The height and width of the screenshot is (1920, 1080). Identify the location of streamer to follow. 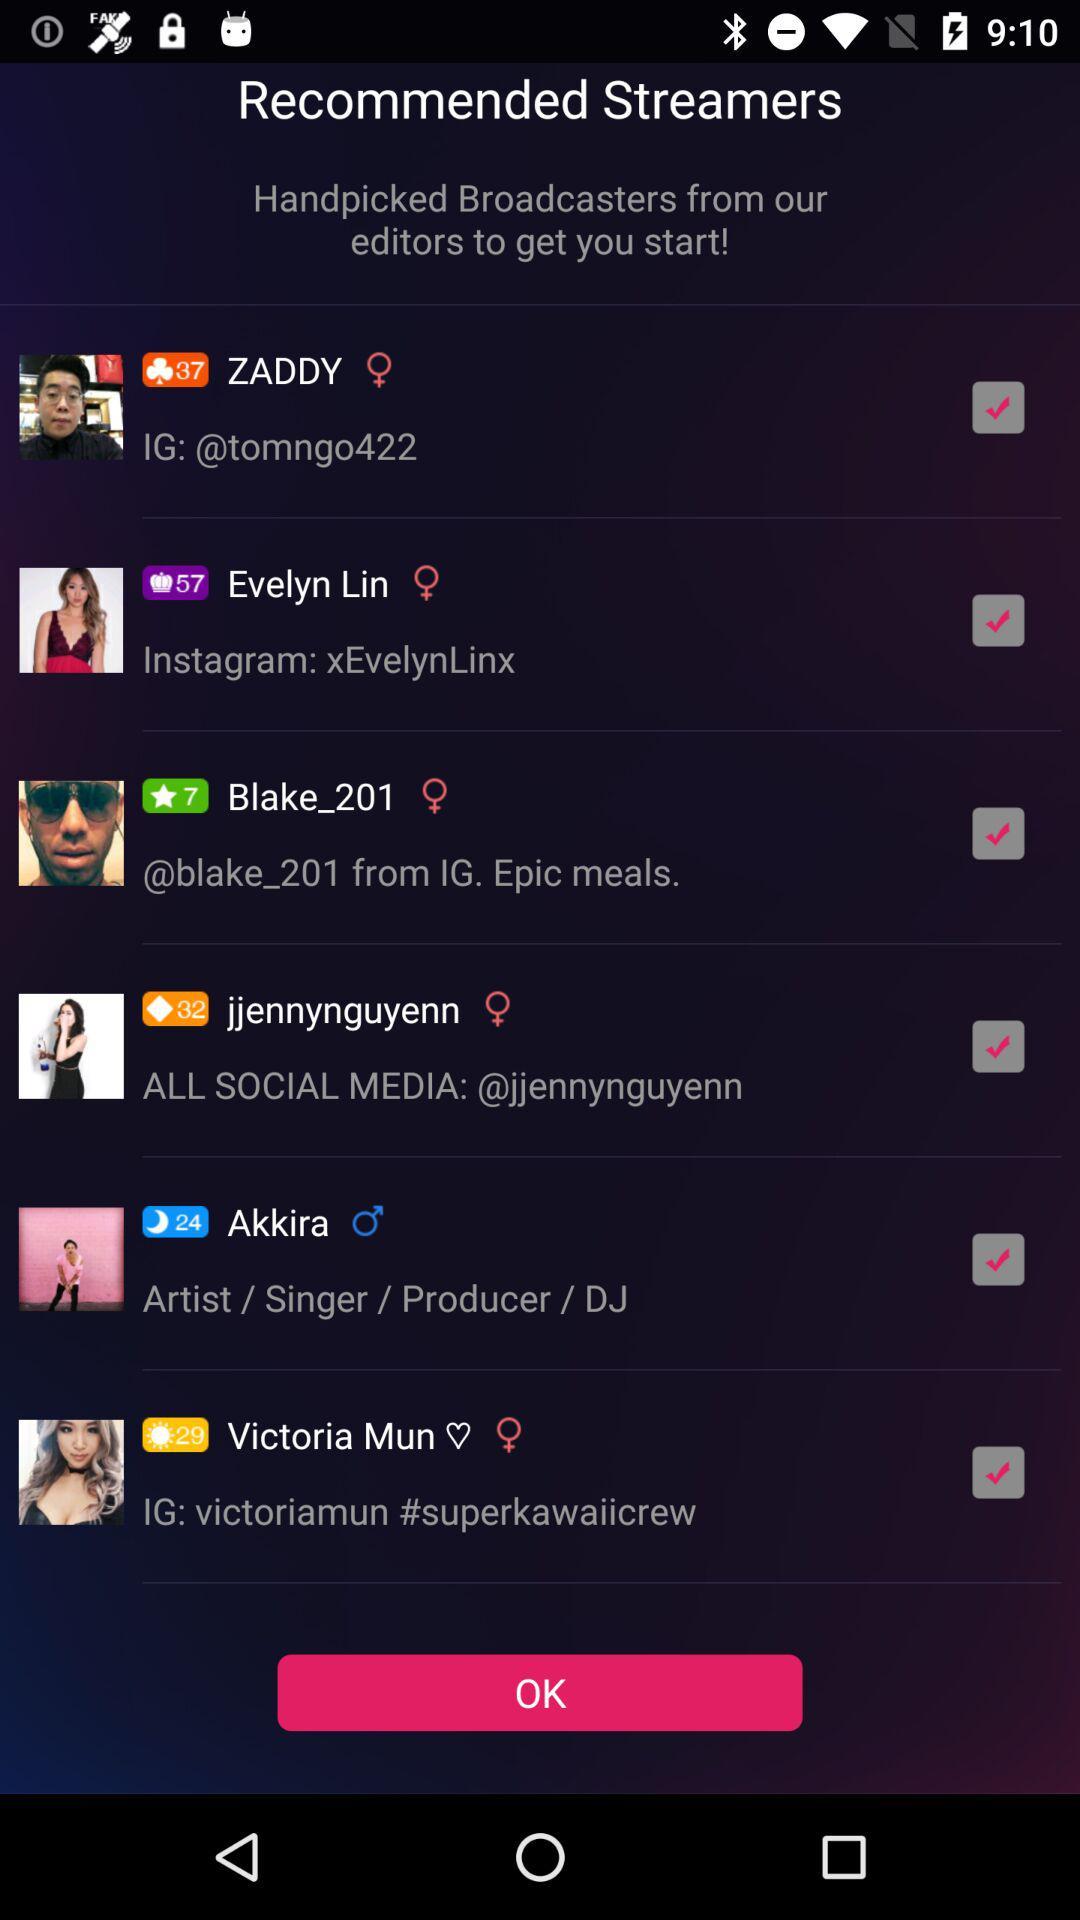
(998, 1045).